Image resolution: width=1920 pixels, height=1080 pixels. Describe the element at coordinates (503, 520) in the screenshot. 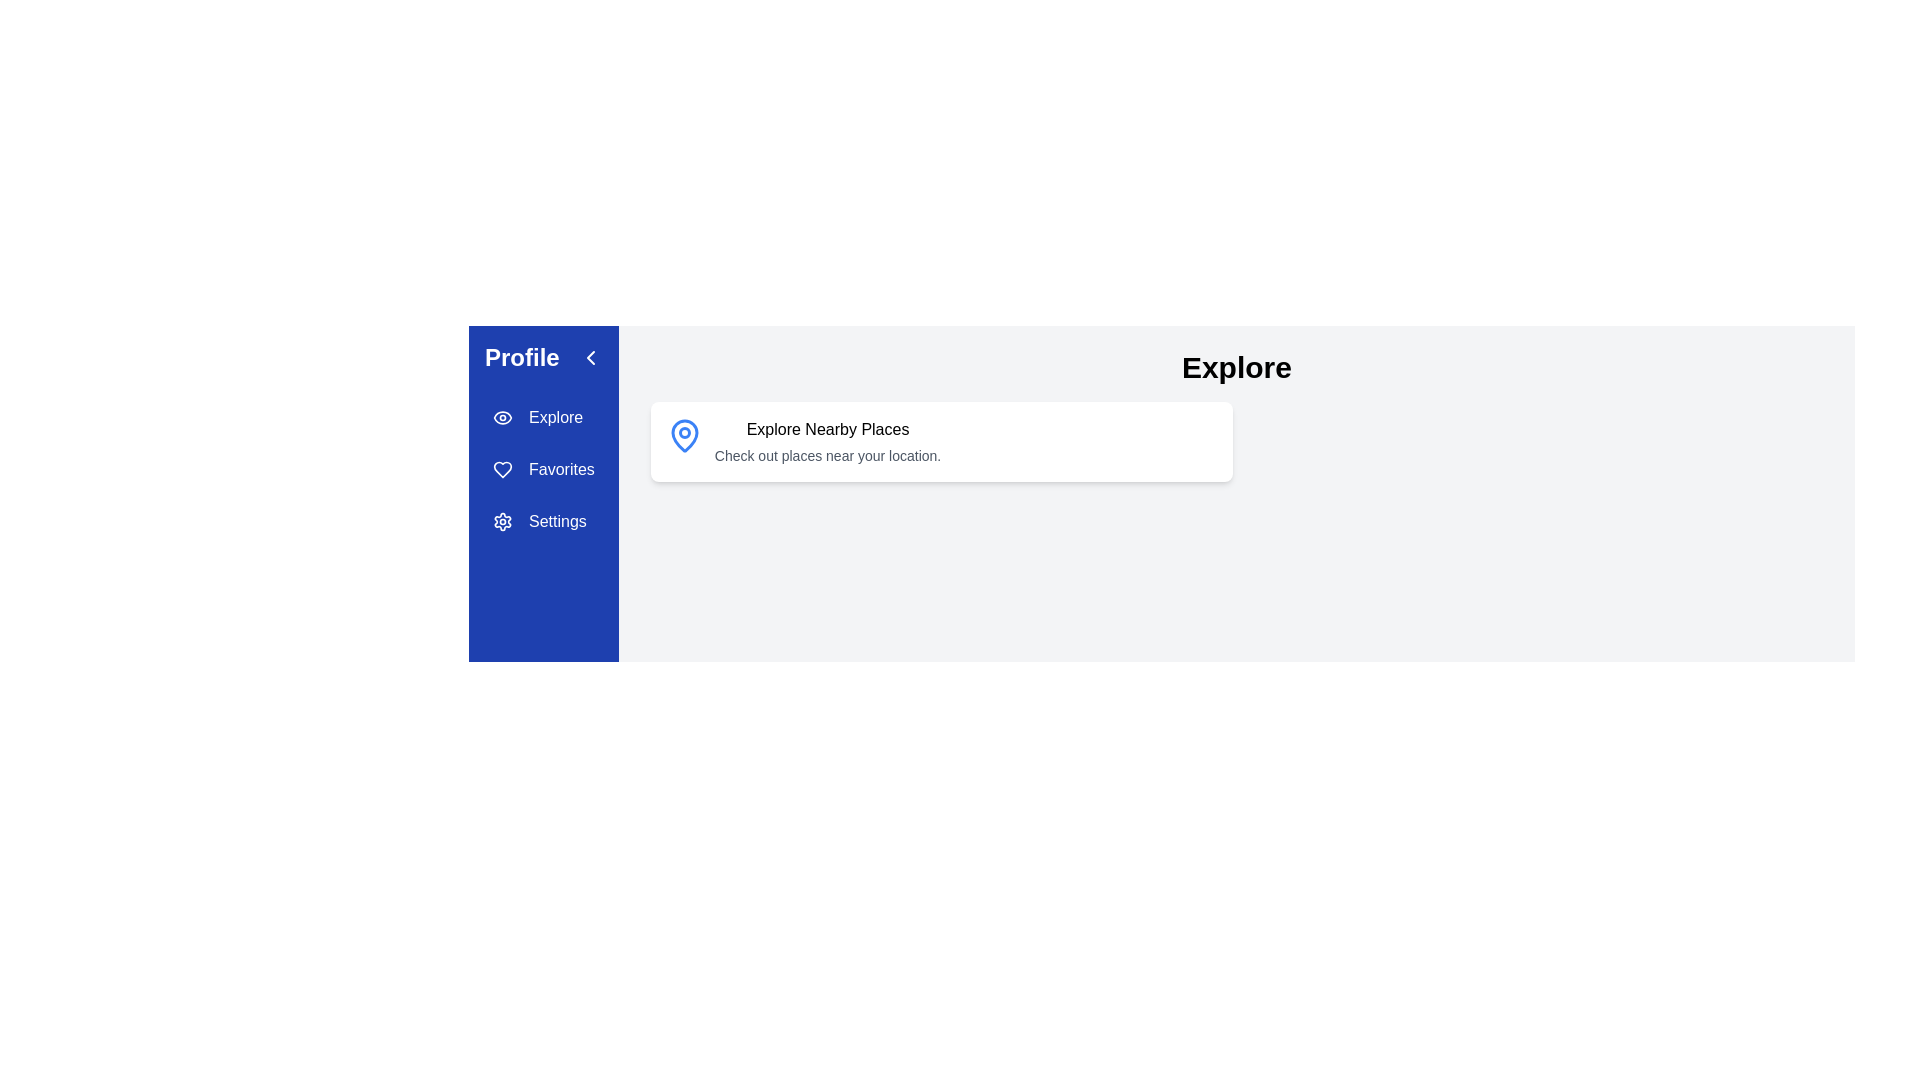

I see `the settings icon located in the vertical navigation bar on the left side of the interface, which serves as a visual indicator for accessing settings options` at that location.